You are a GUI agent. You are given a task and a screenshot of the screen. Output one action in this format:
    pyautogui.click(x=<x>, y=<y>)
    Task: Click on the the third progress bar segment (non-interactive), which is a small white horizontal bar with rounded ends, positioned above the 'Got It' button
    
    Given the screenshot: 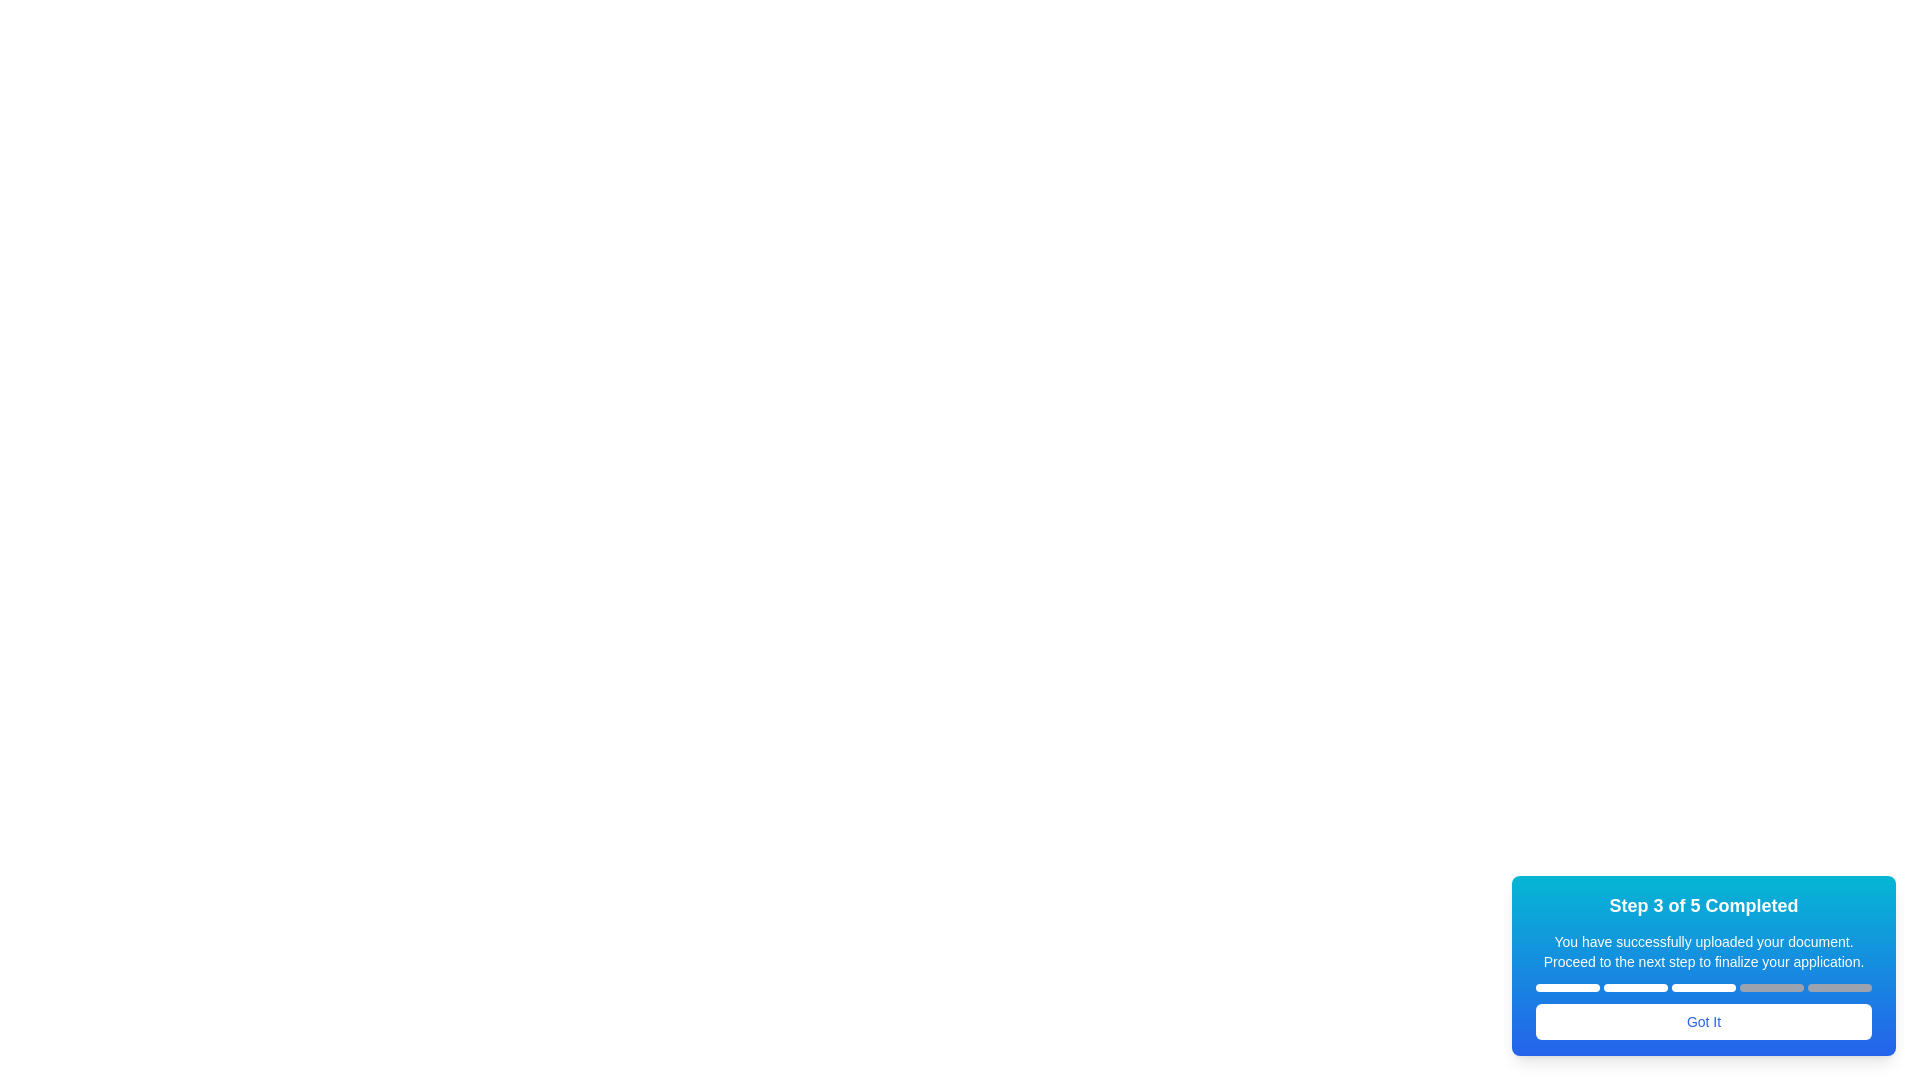 What is the action you would take?
    pyautogui.click(x=1703, y=986)
    